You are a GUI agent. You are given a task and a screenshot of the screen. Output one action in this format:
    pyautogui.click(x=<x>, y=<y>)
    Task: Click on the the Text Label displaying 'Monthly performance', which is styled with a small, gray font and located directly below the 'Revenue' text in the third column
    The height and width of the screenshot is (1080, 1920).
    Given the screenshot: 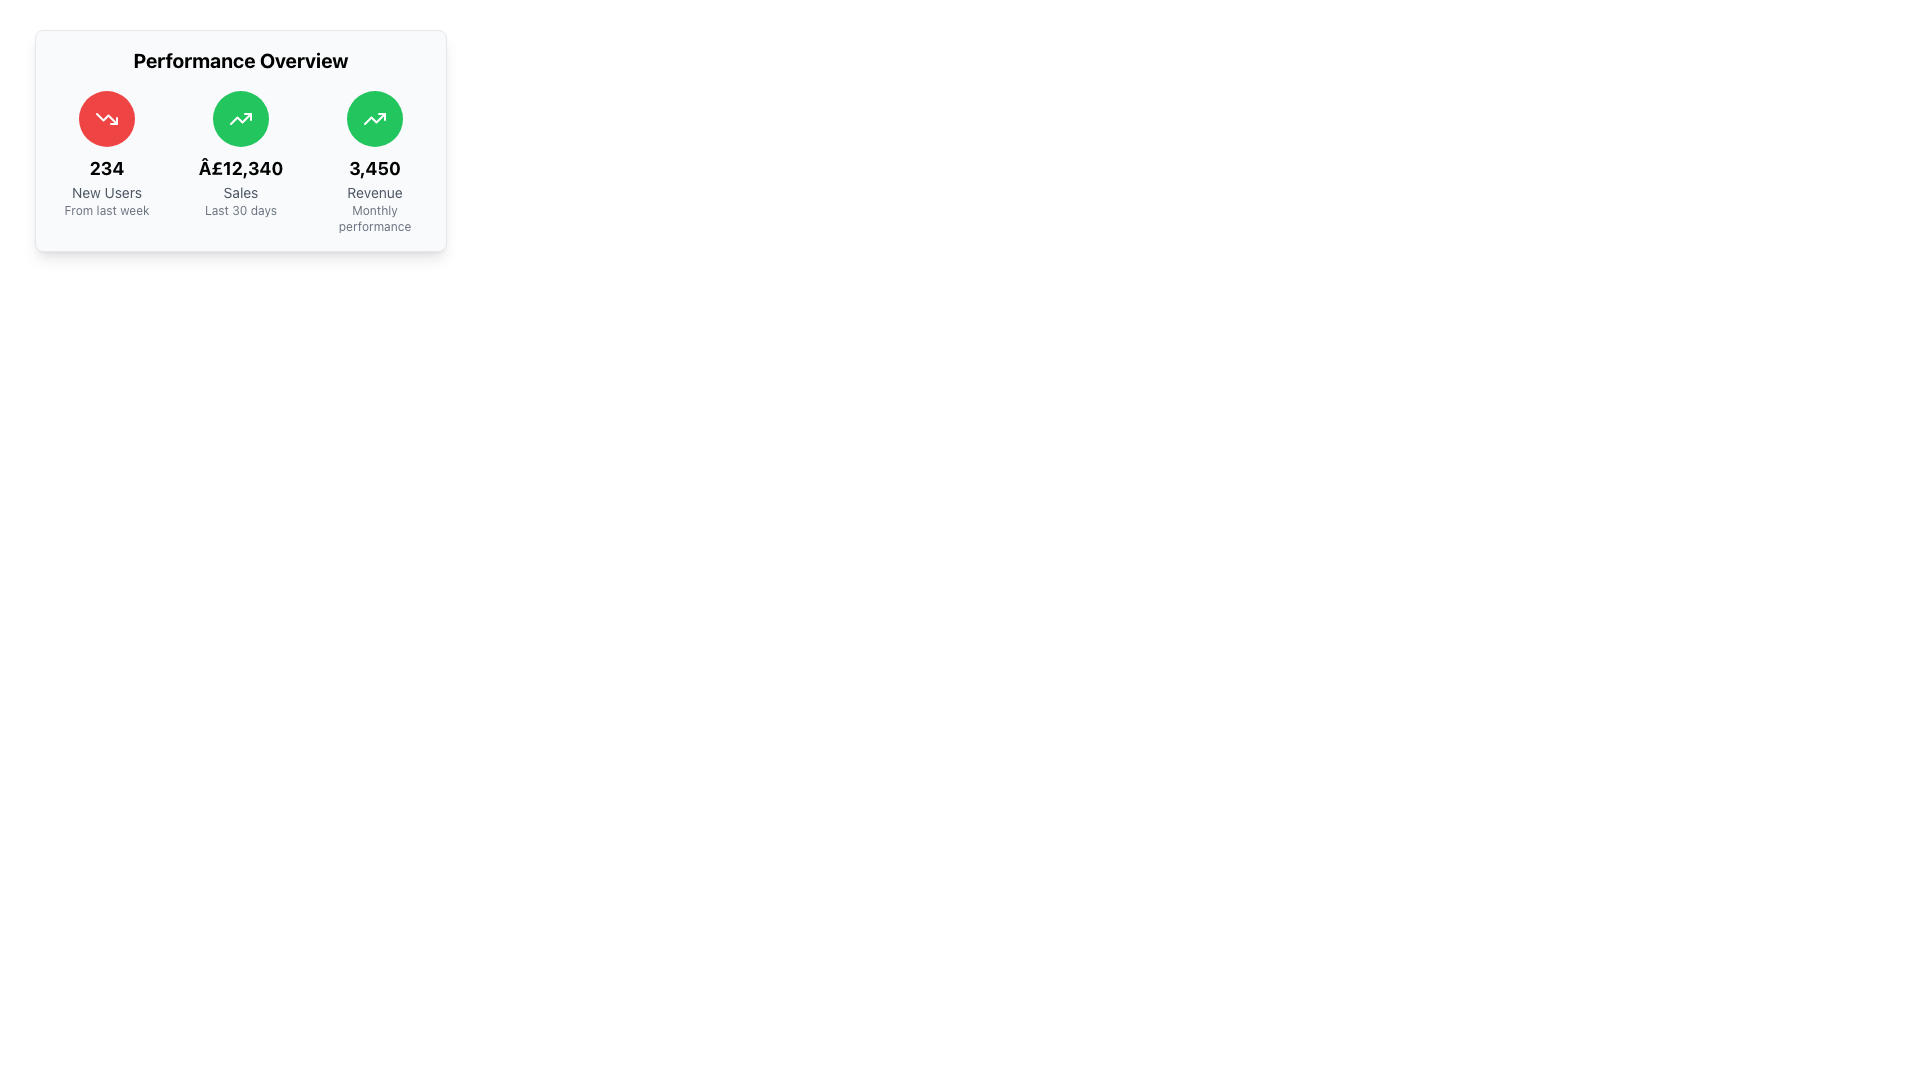 What is the action you would take?
    pyautogui.click(x=374, y=219)
    